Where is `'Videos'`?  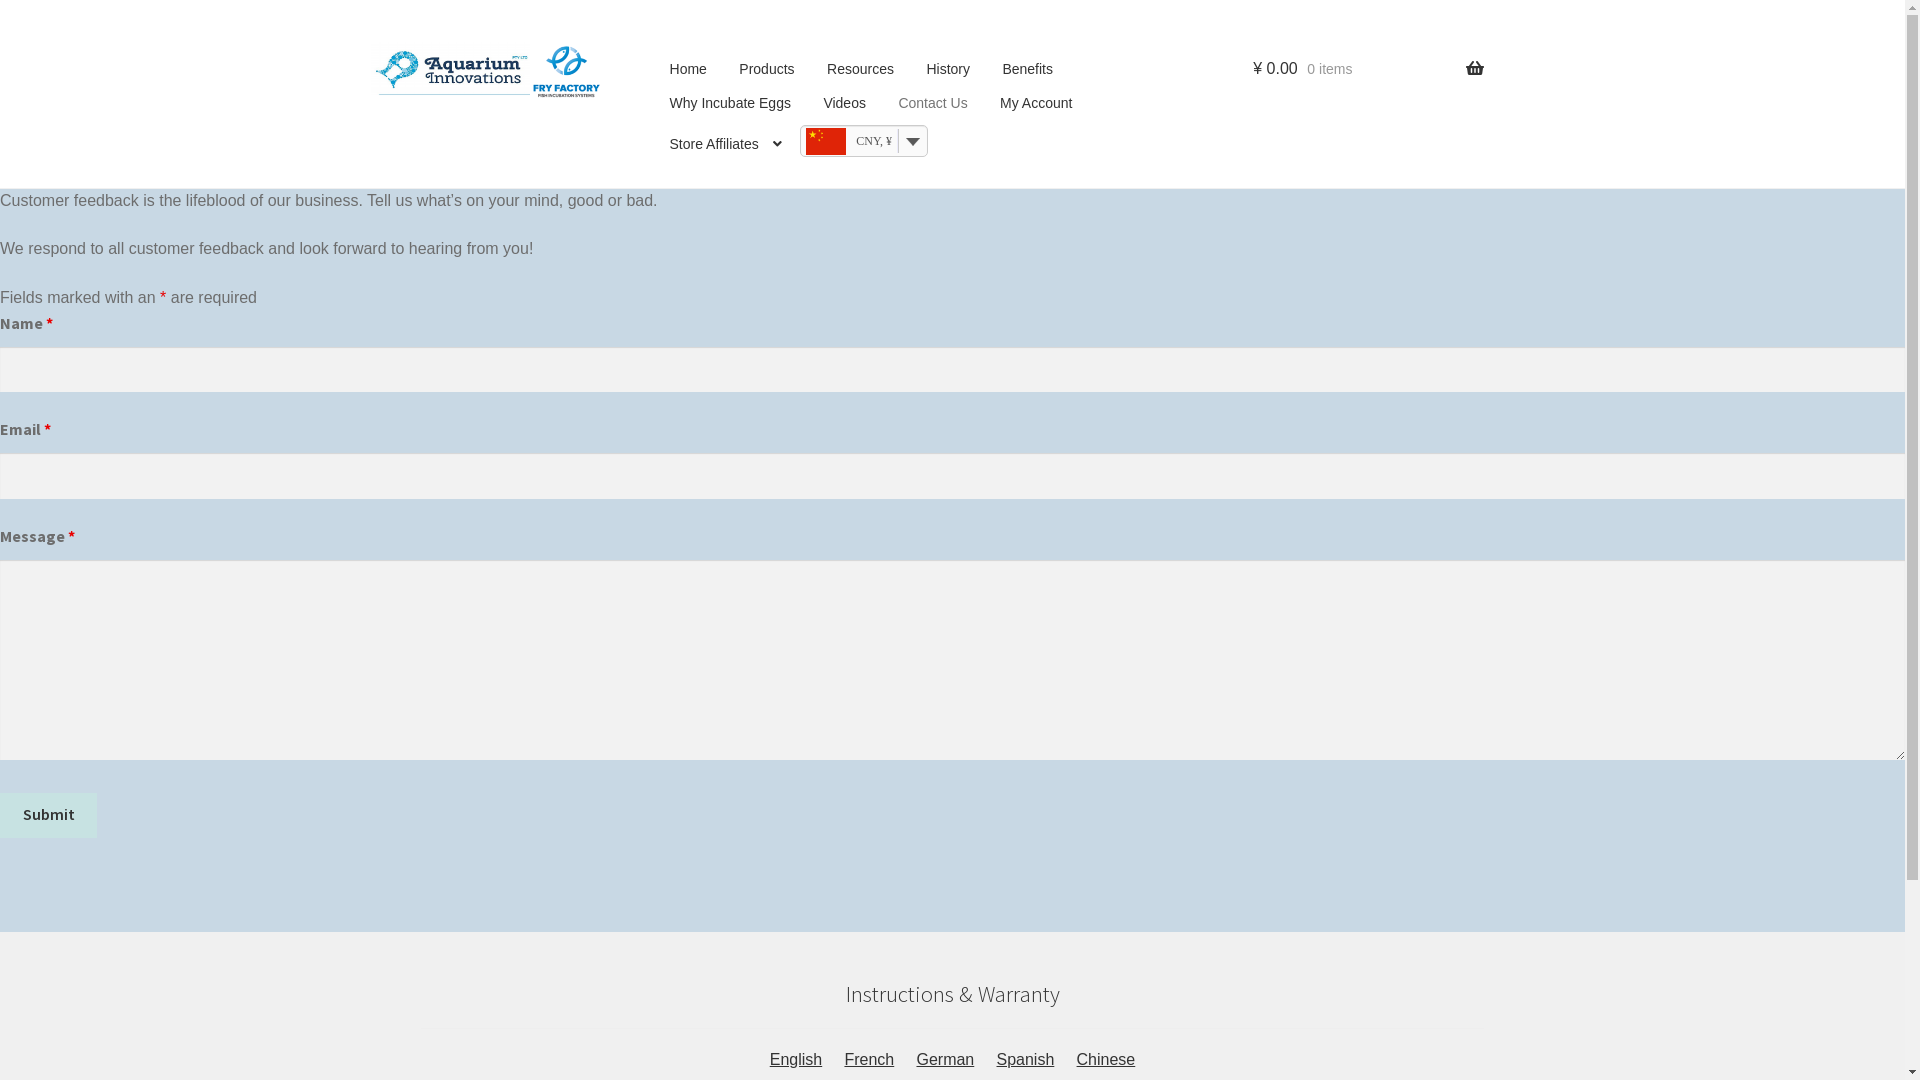
'Videos' is located at coordinates (844, 108).